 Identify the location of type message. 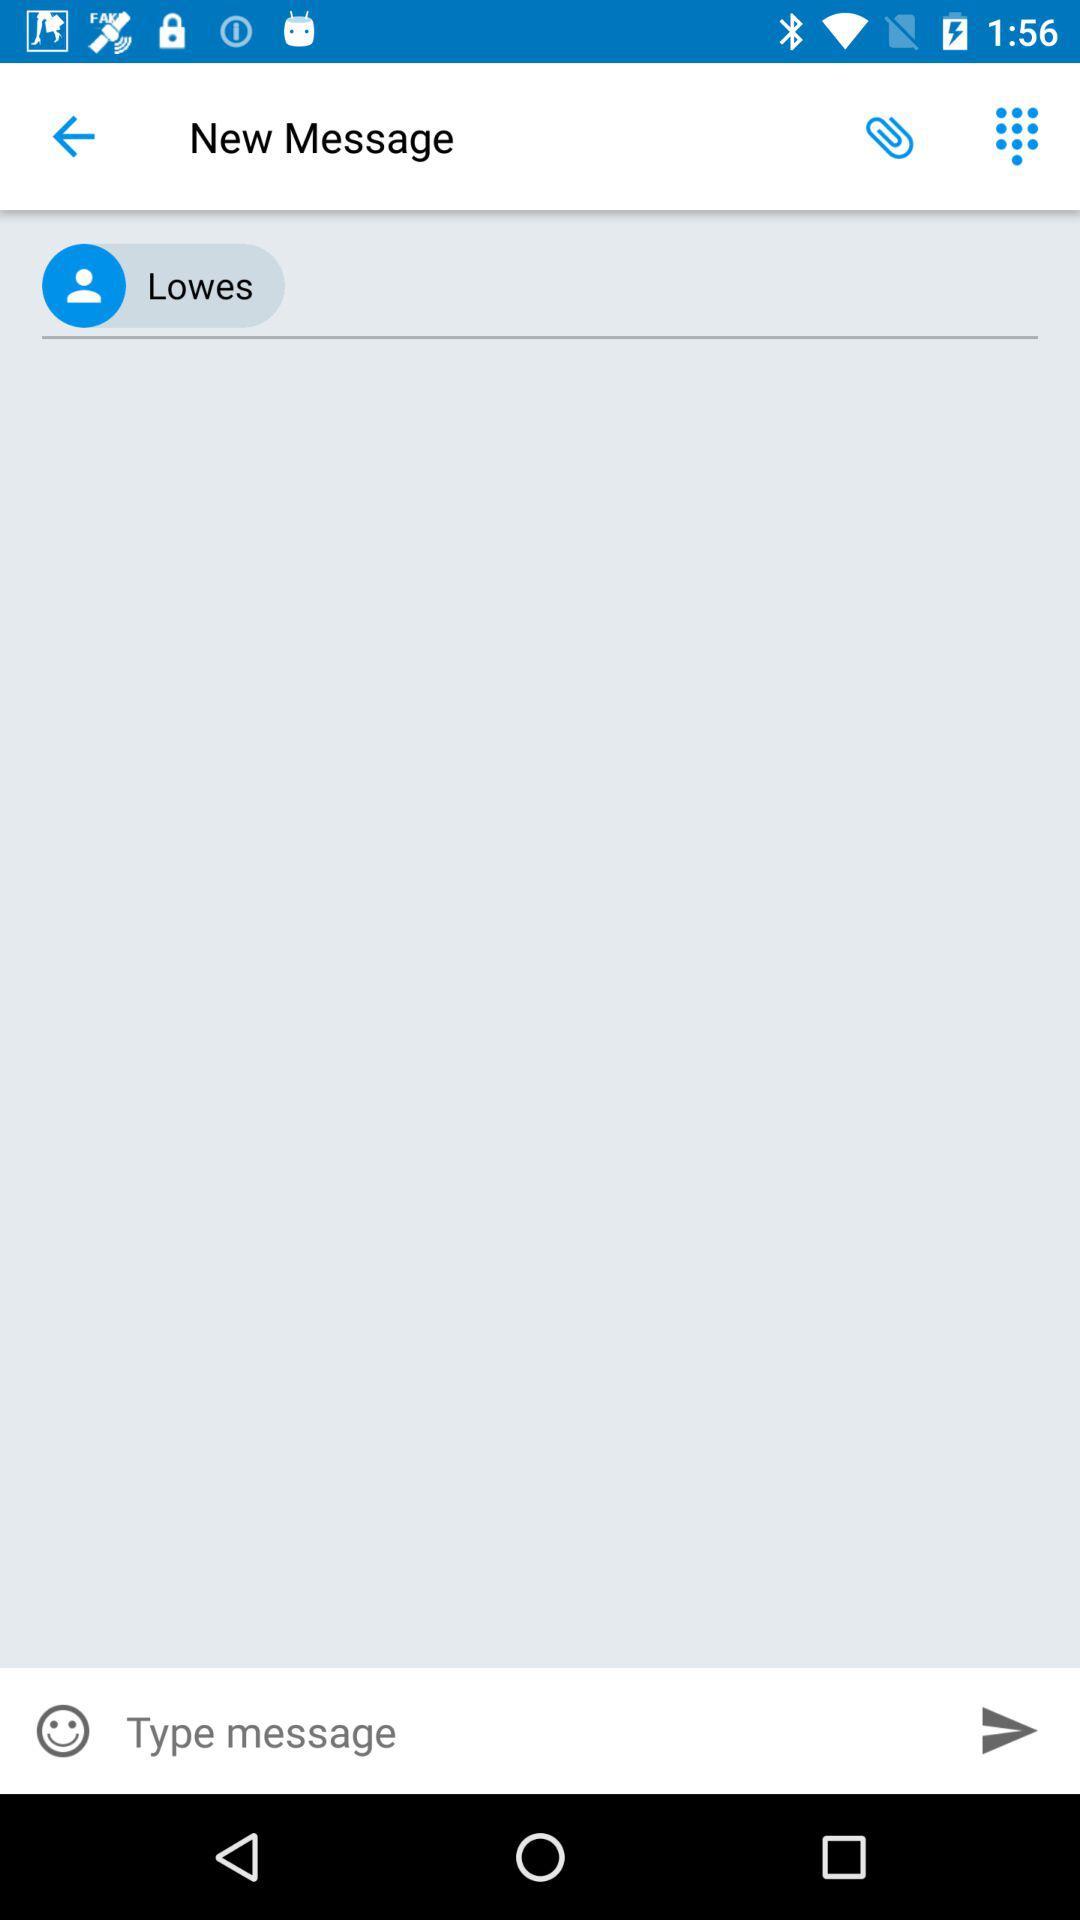
(532, 1730).